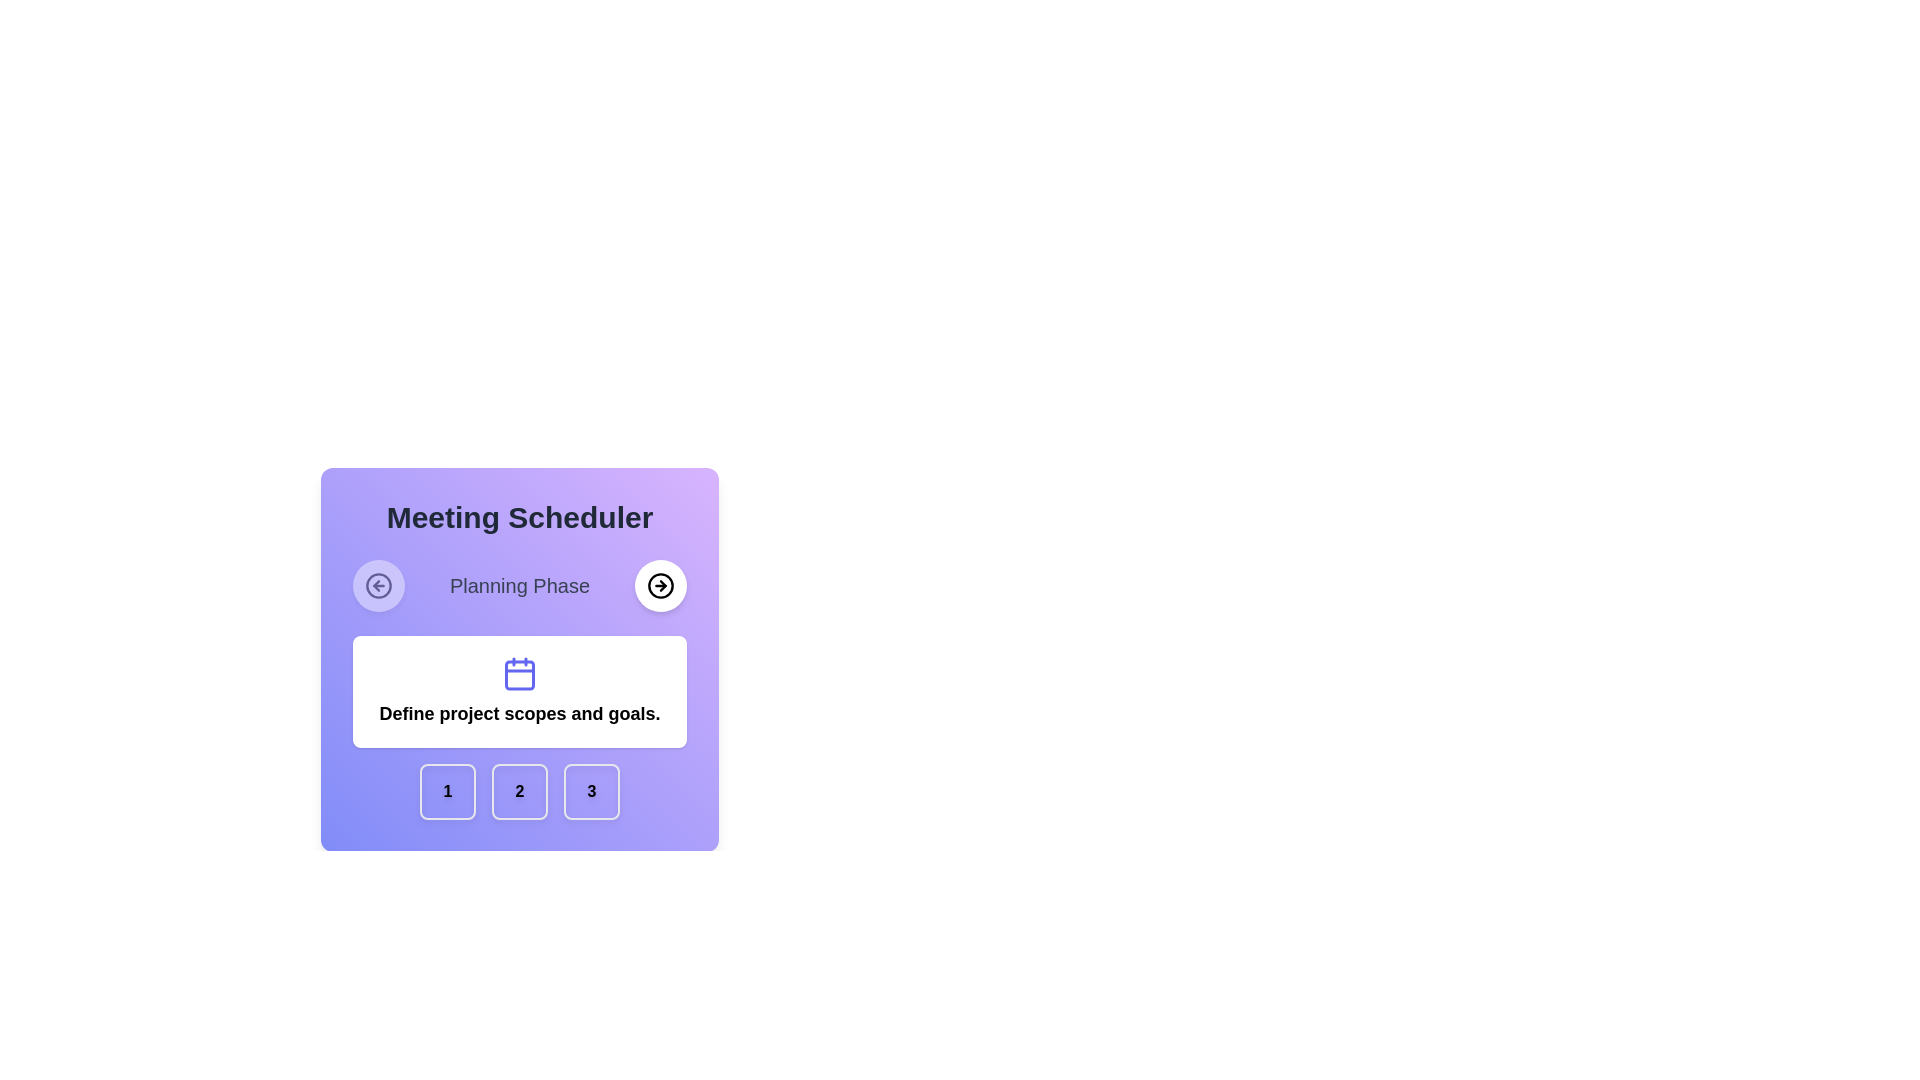 The height and width of the screenshot is (1080, 1920). Describe the element at coordinates (519, 675) in the screenshot. I see `the innermost rectangular element within the calendar icon, which has rounded corners, a white fill, and a blue border, located in the 'Define project scopes and goals' section` at that location.